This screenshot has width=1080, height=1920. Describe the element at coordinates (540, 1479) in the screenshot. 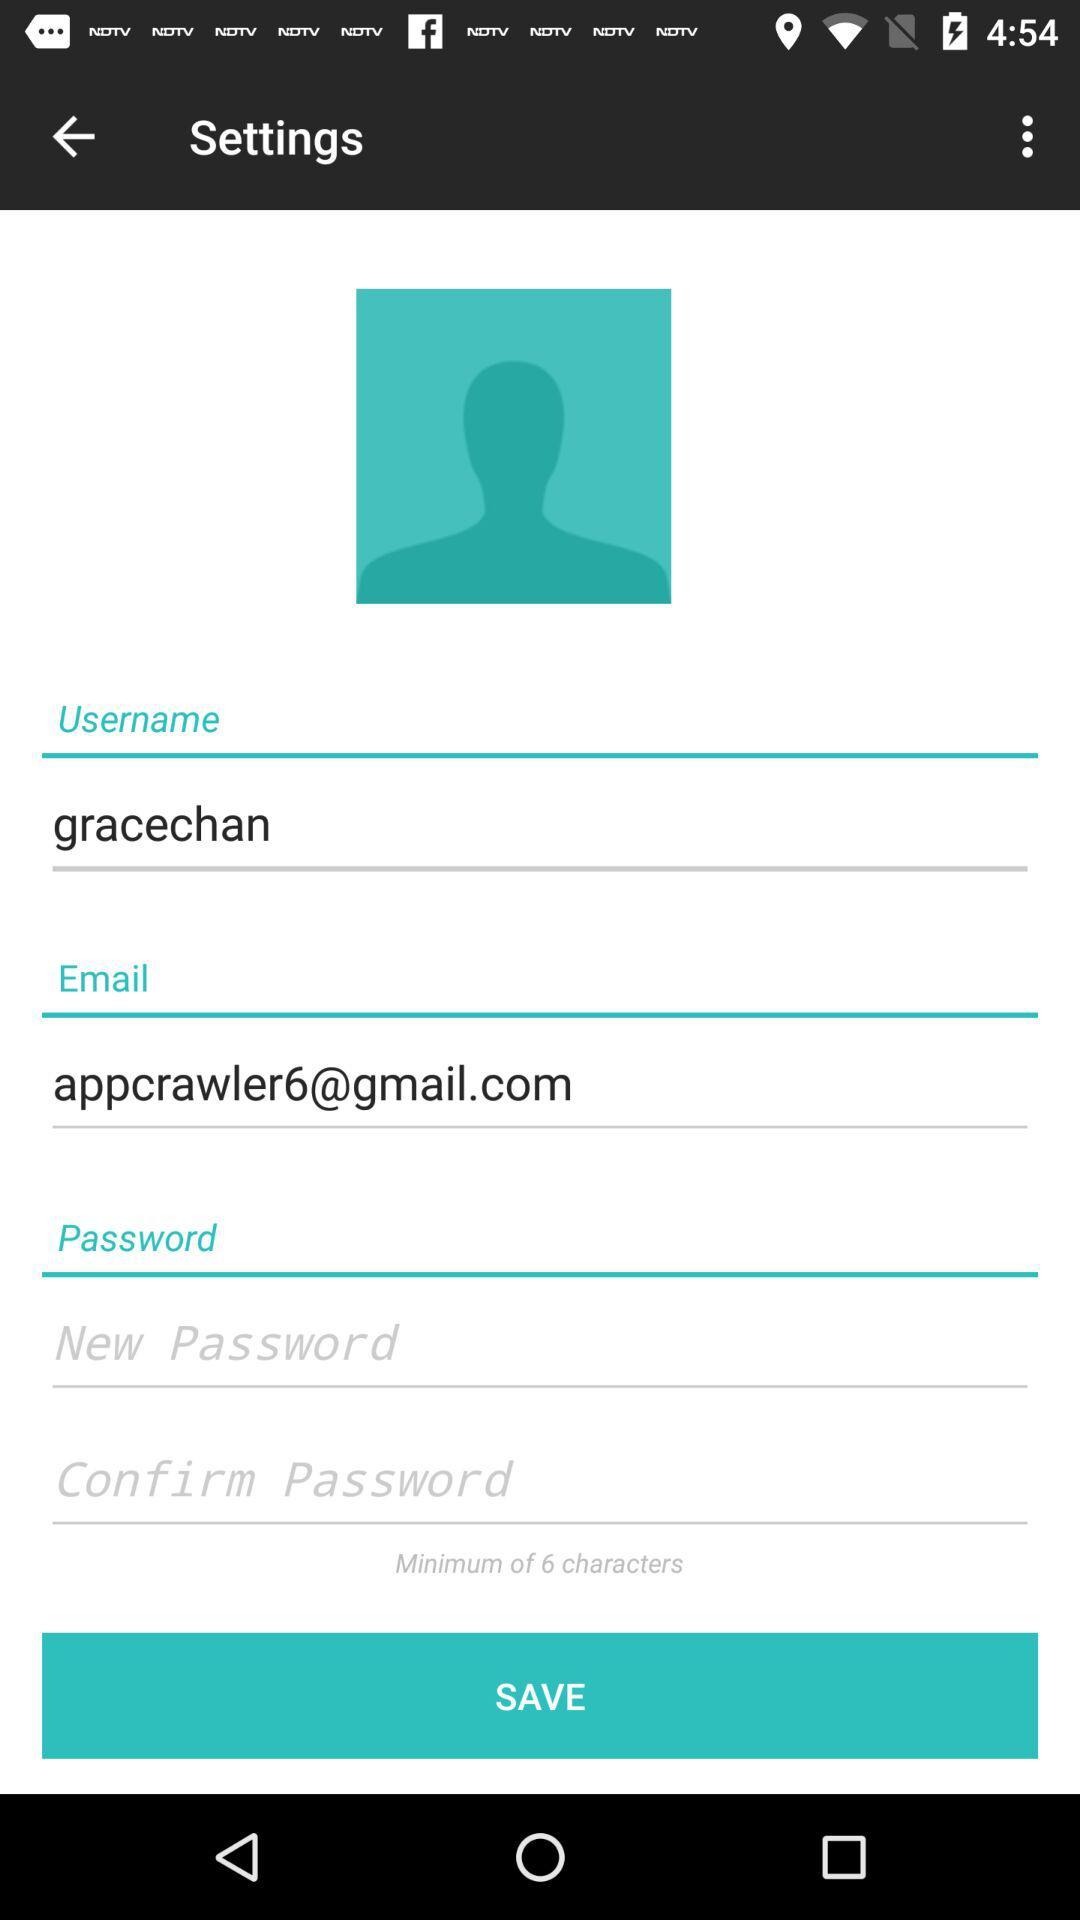

I see `confirm your password` at that location.